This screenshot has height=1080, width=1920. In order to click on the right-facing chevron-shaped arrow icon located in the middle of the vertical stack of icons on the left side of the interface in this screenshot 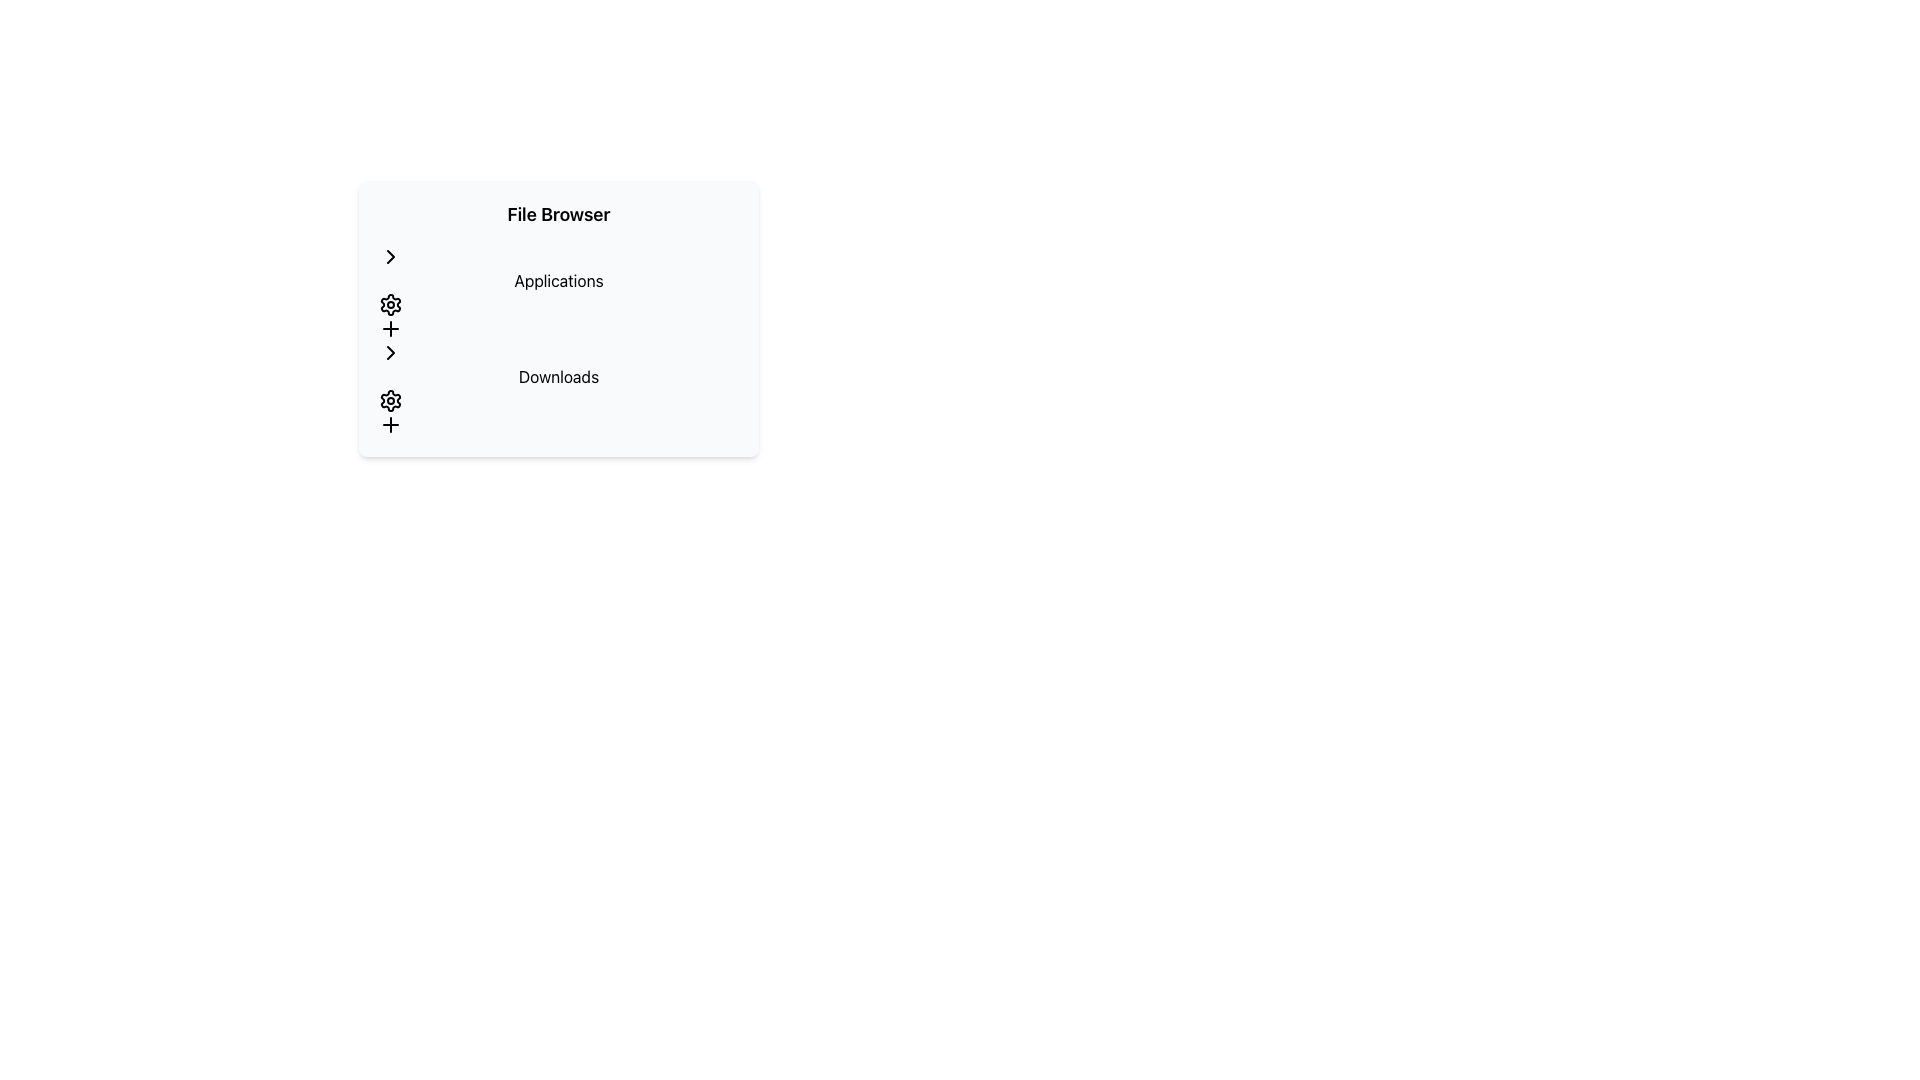, I will do `click(390, 256)`.